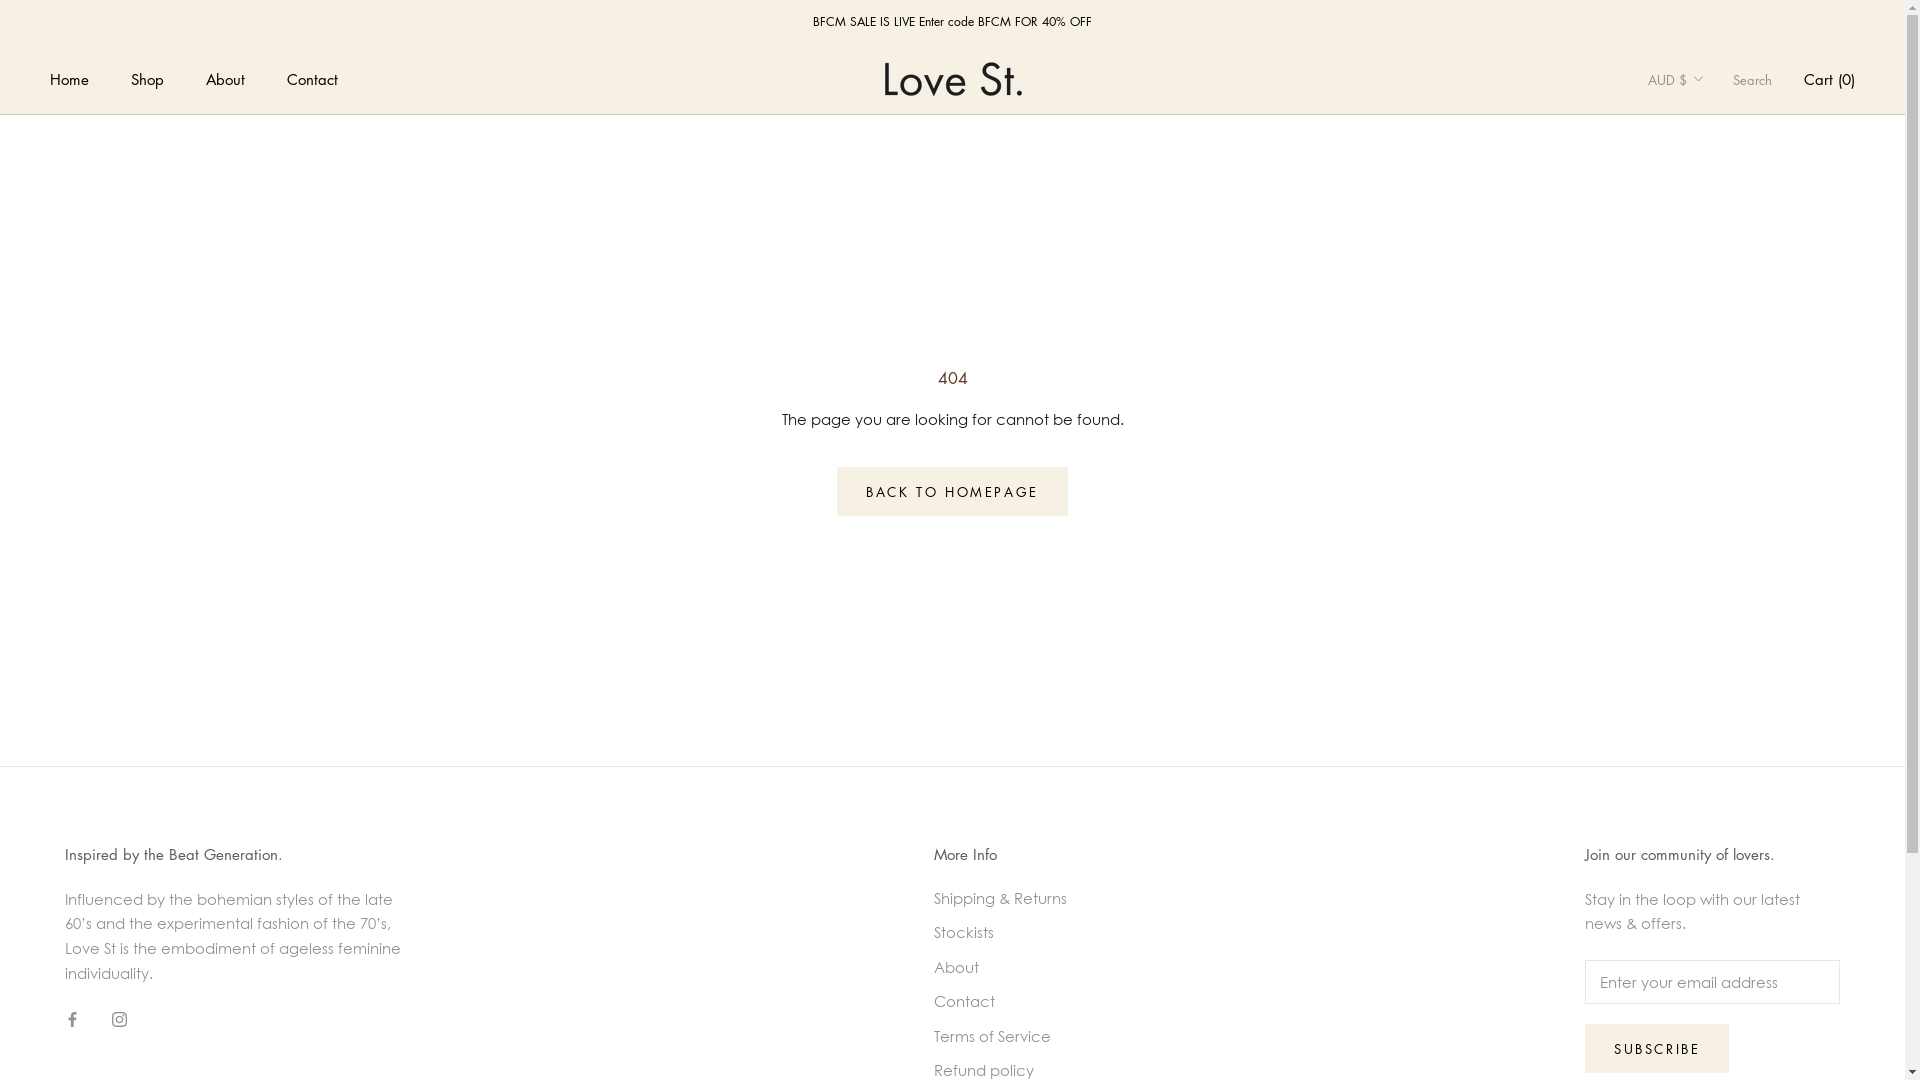  I want to click on 'BACK TO HOMEPAGE', so click(951, 491).